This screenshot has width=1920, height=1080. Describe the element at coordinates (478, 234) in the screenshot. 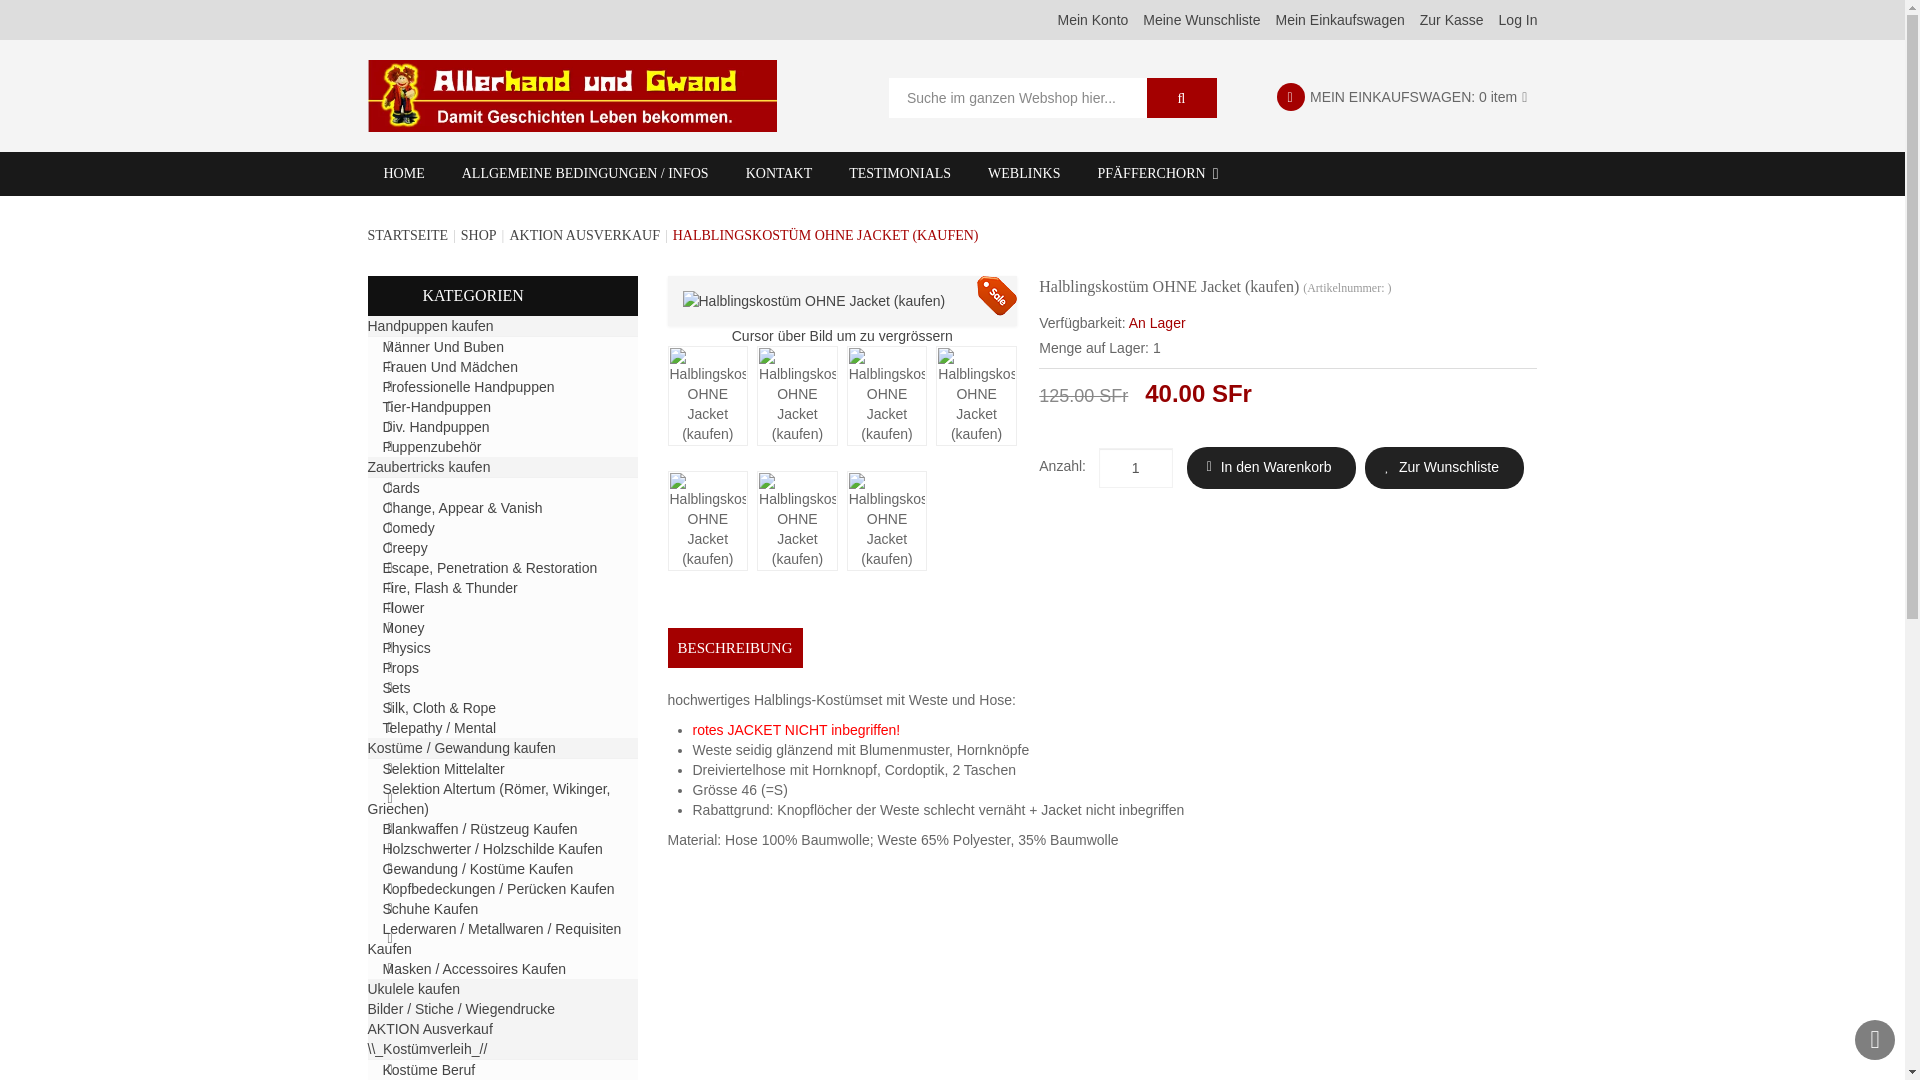

I see `'SHOP'` at that location.